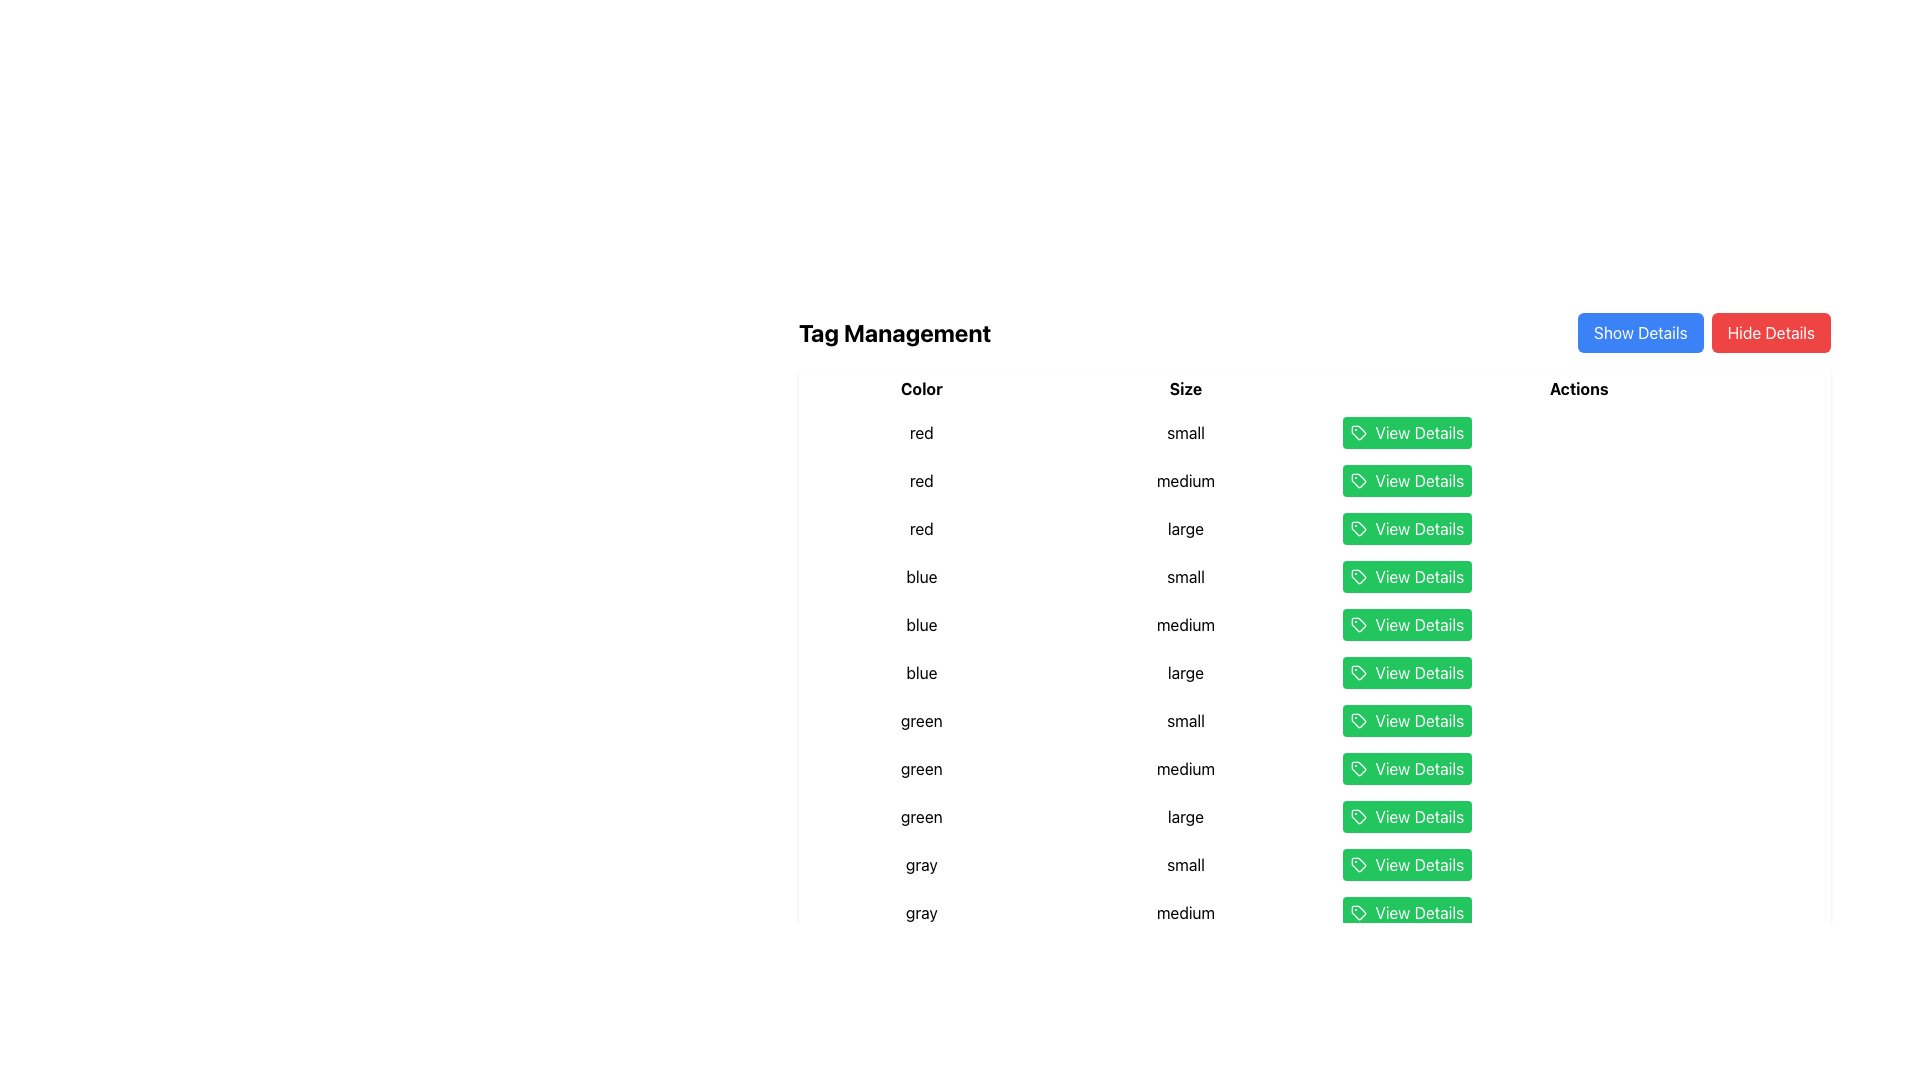  Describe the element at coordinates (1315, 623) in the screenshot. I see `the 'View Details' button in the second row of the data table under the 'blue' color category` at that location.